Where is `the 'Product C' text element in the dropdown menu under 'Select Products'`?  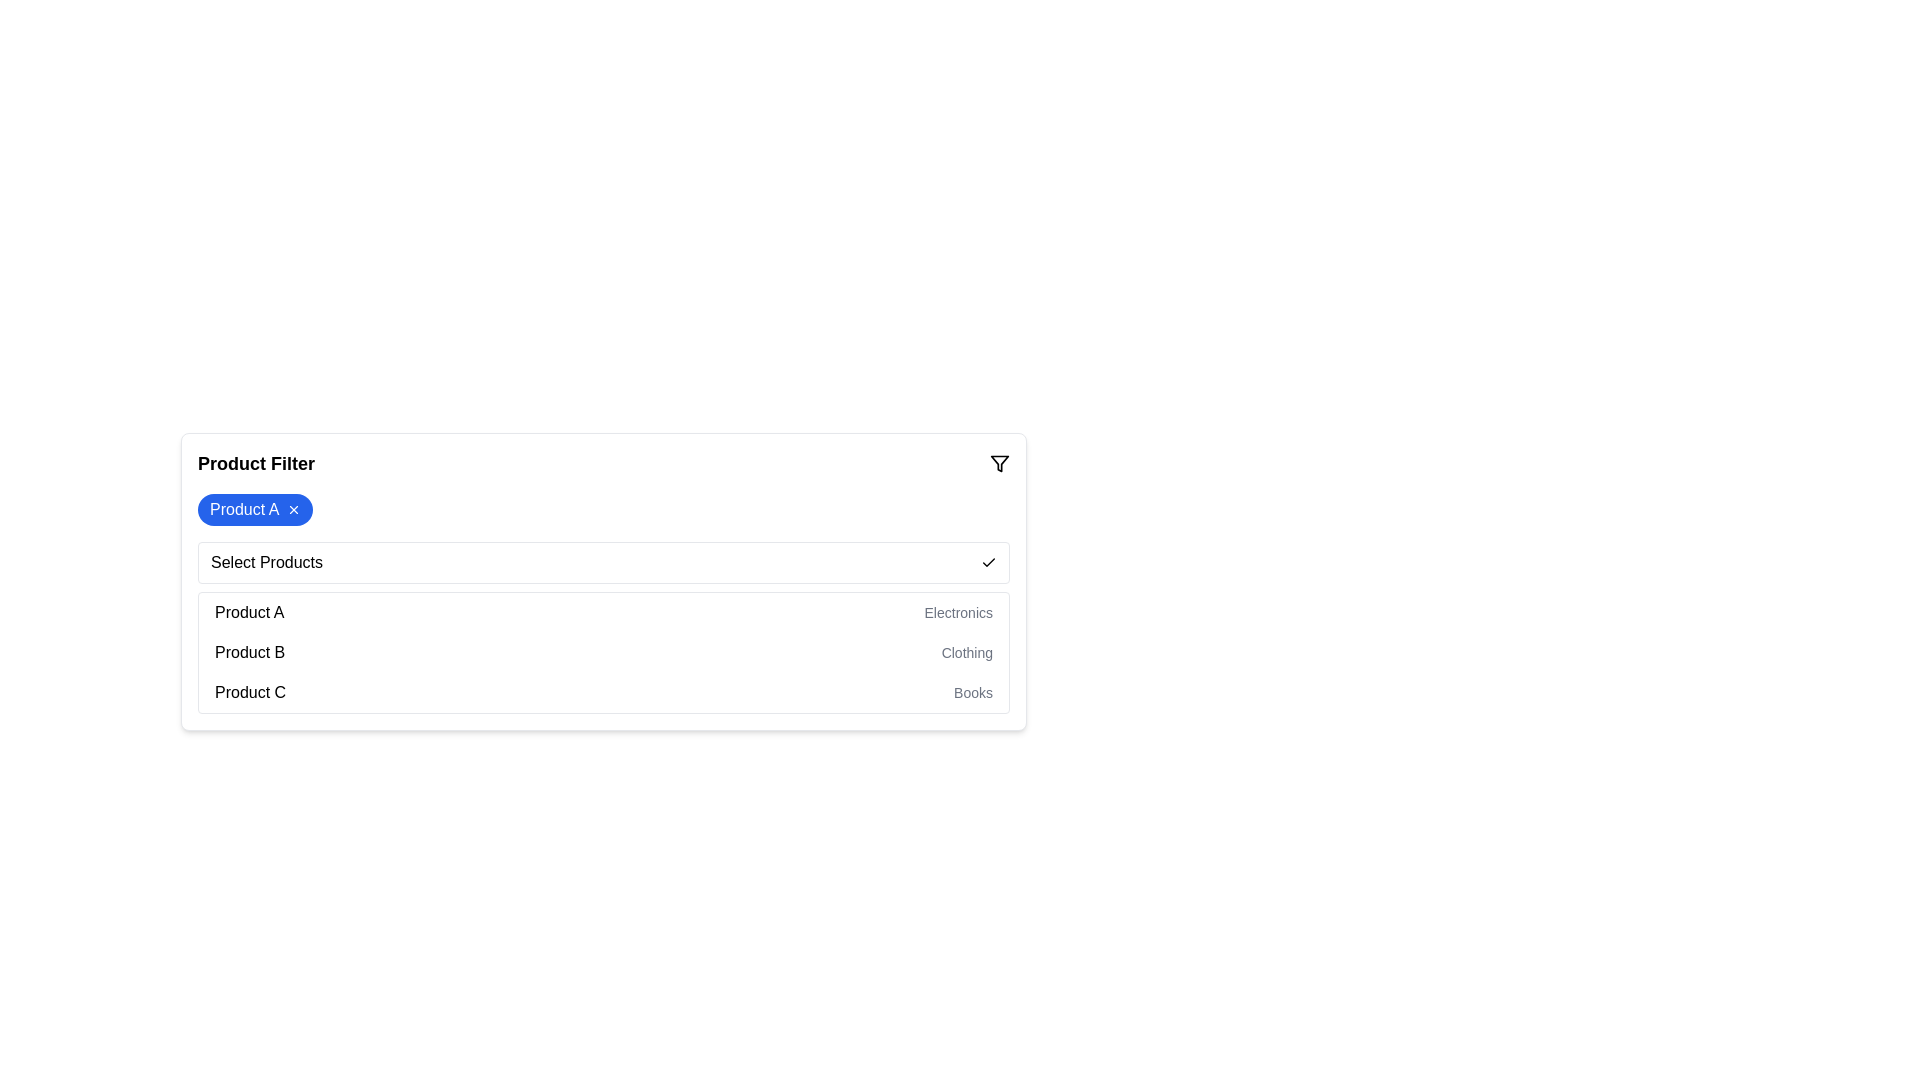
the 'Product C' text element in the dropdown menu under 'Select Products' is located at coordinates (249, 692).